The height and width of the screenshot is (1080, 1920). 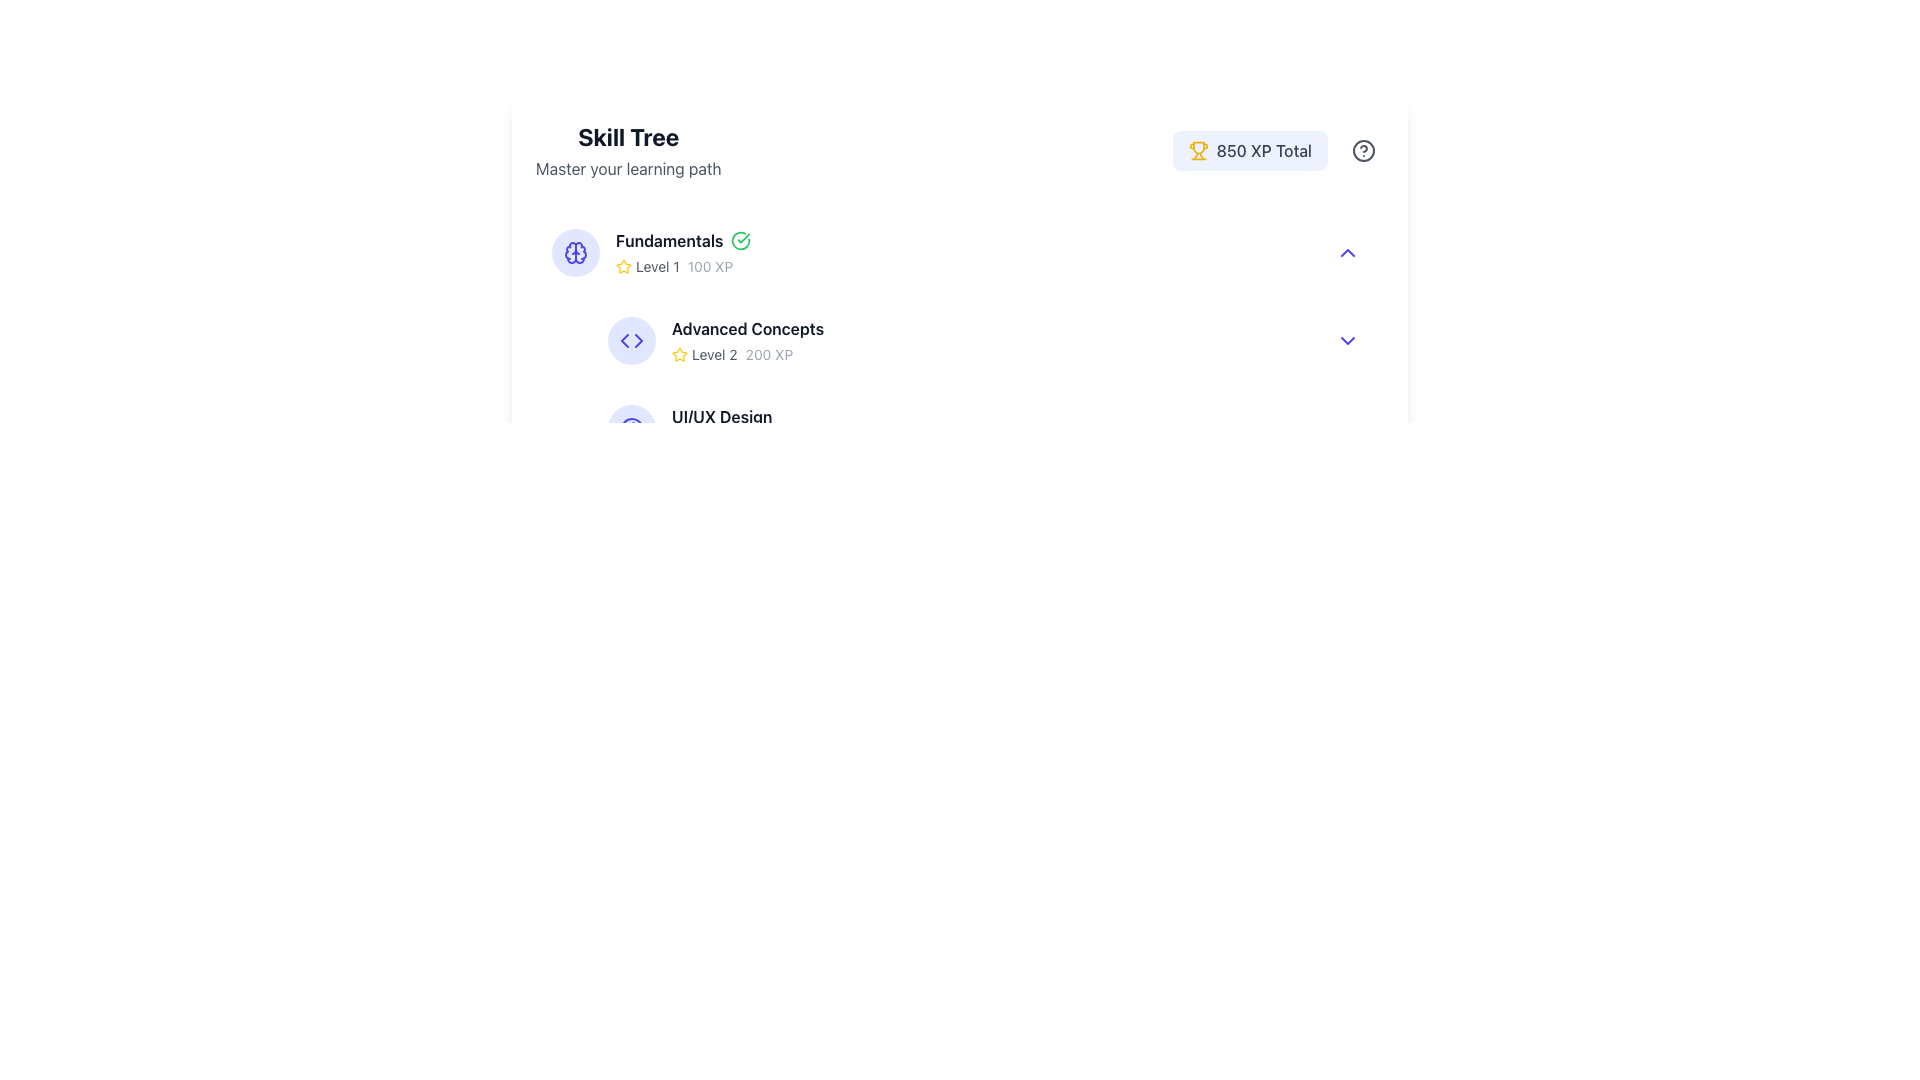 What do you see at coordinates (623, 265) in the screenshot?
I see `the achievement icon that signifies 'Level 1', which is centrally aligned near the top of the subsection labeled 'Fundamentals'` at bounding box center [623, 265].